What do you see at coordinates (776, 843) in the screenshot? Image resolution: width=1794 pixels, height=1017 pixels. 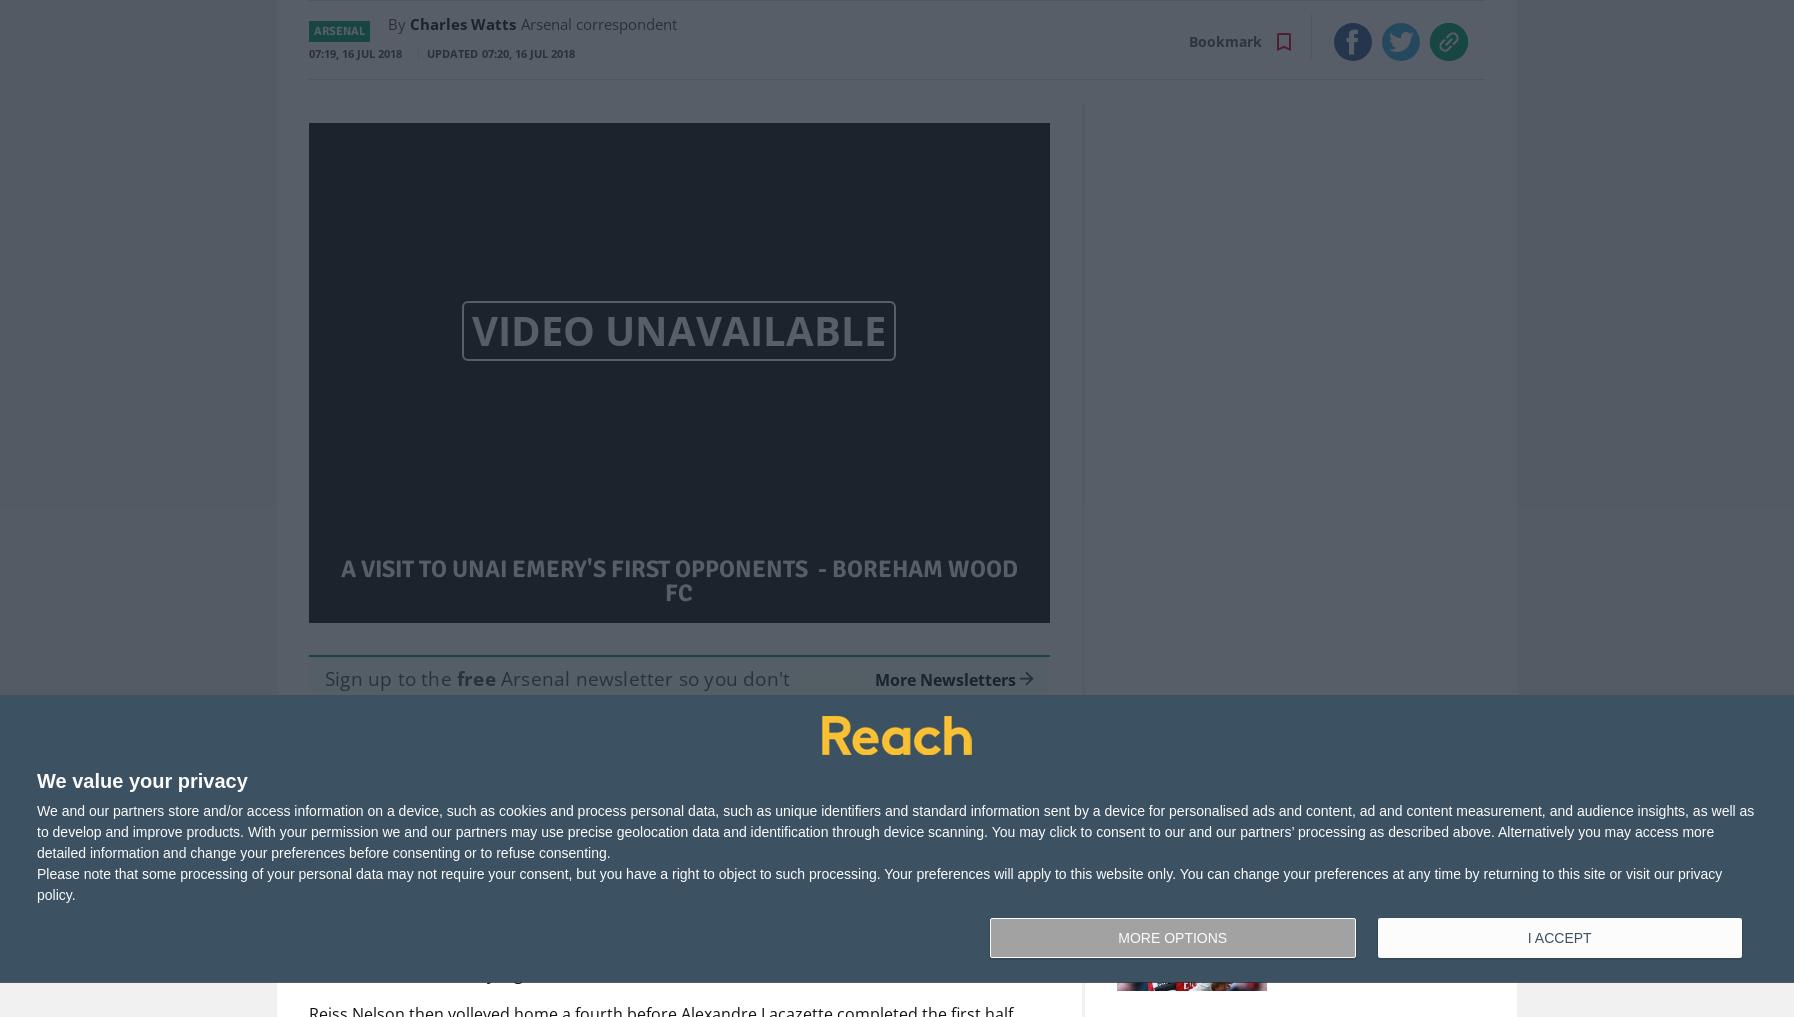 I see `'Story Saved'` at bounding box center [776, 843].